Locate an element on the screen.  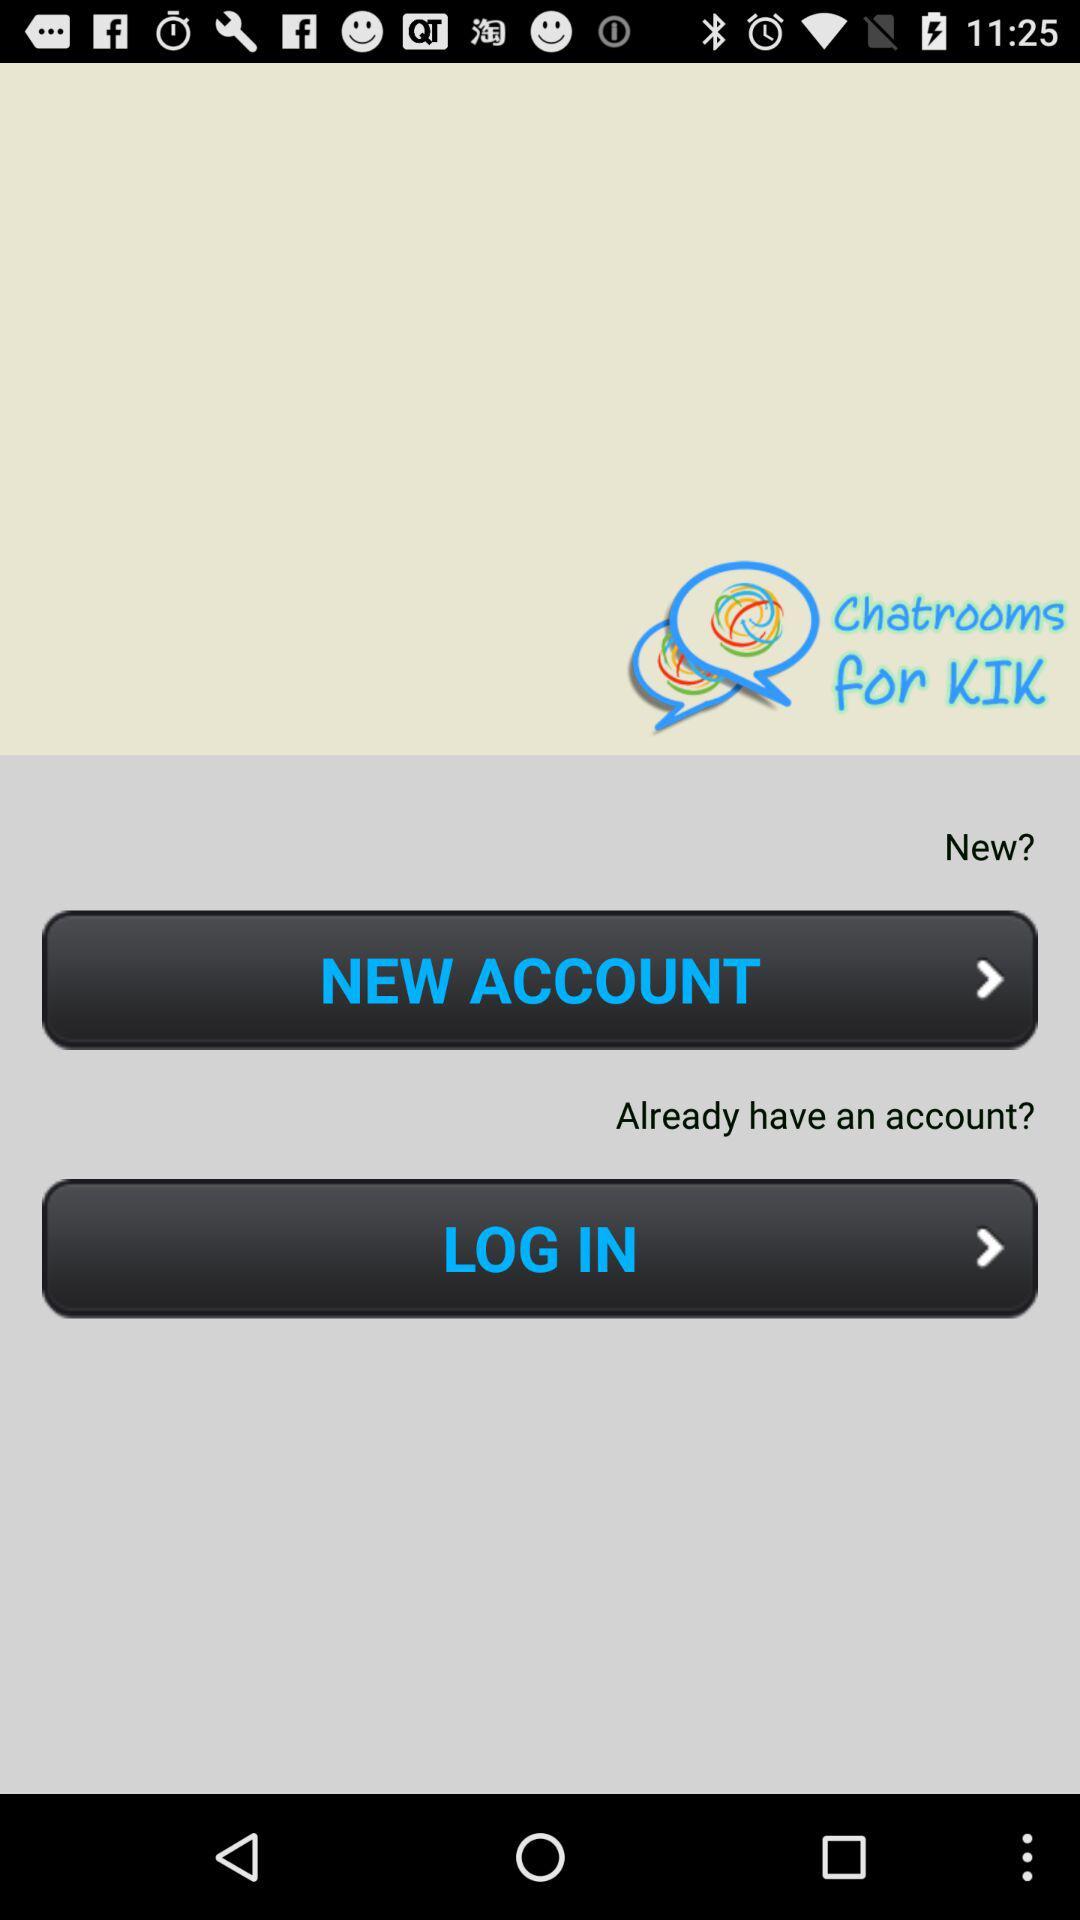
icon above already have an is located at coordinates (540, 980).